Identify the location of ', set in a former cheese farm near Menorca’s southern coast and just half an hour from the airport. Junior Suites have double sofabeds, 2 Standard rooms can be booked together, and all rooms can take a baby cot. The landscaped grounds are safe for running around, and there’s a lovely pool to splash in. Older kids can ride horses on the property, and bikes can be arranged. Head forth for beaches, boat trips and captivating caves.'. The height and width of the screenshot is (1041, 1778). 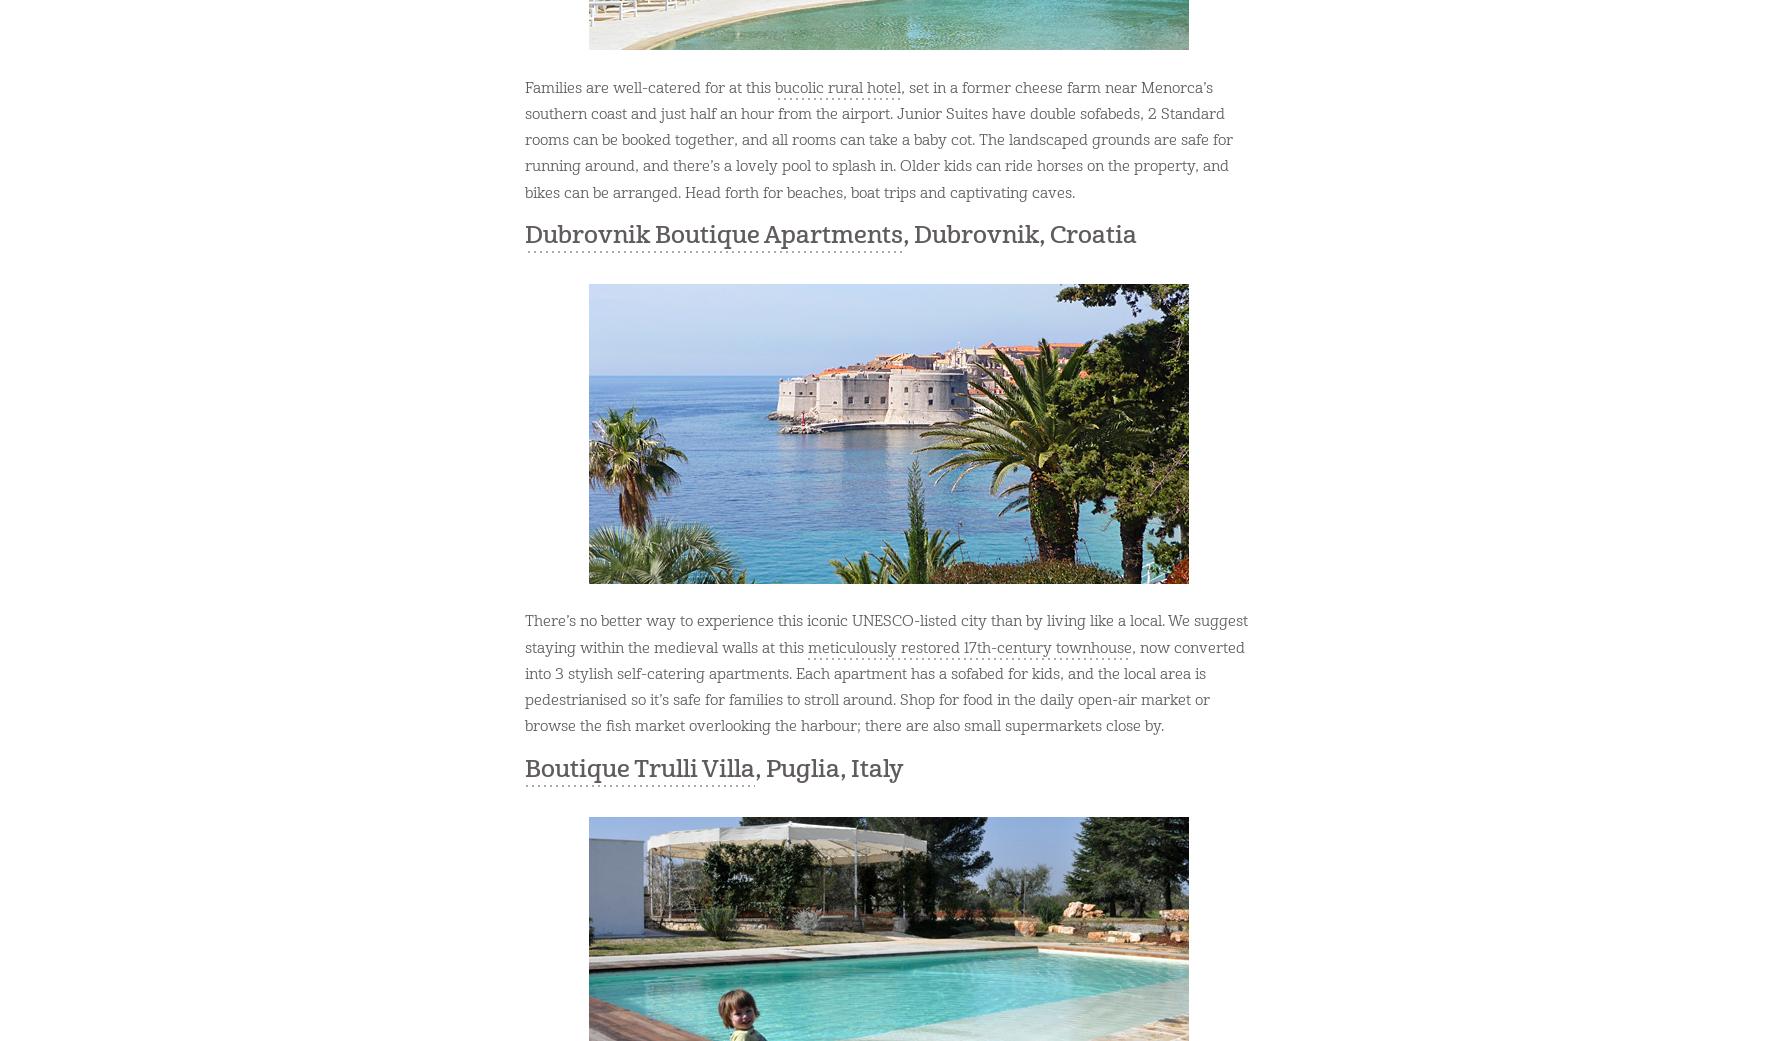
(878, 140).